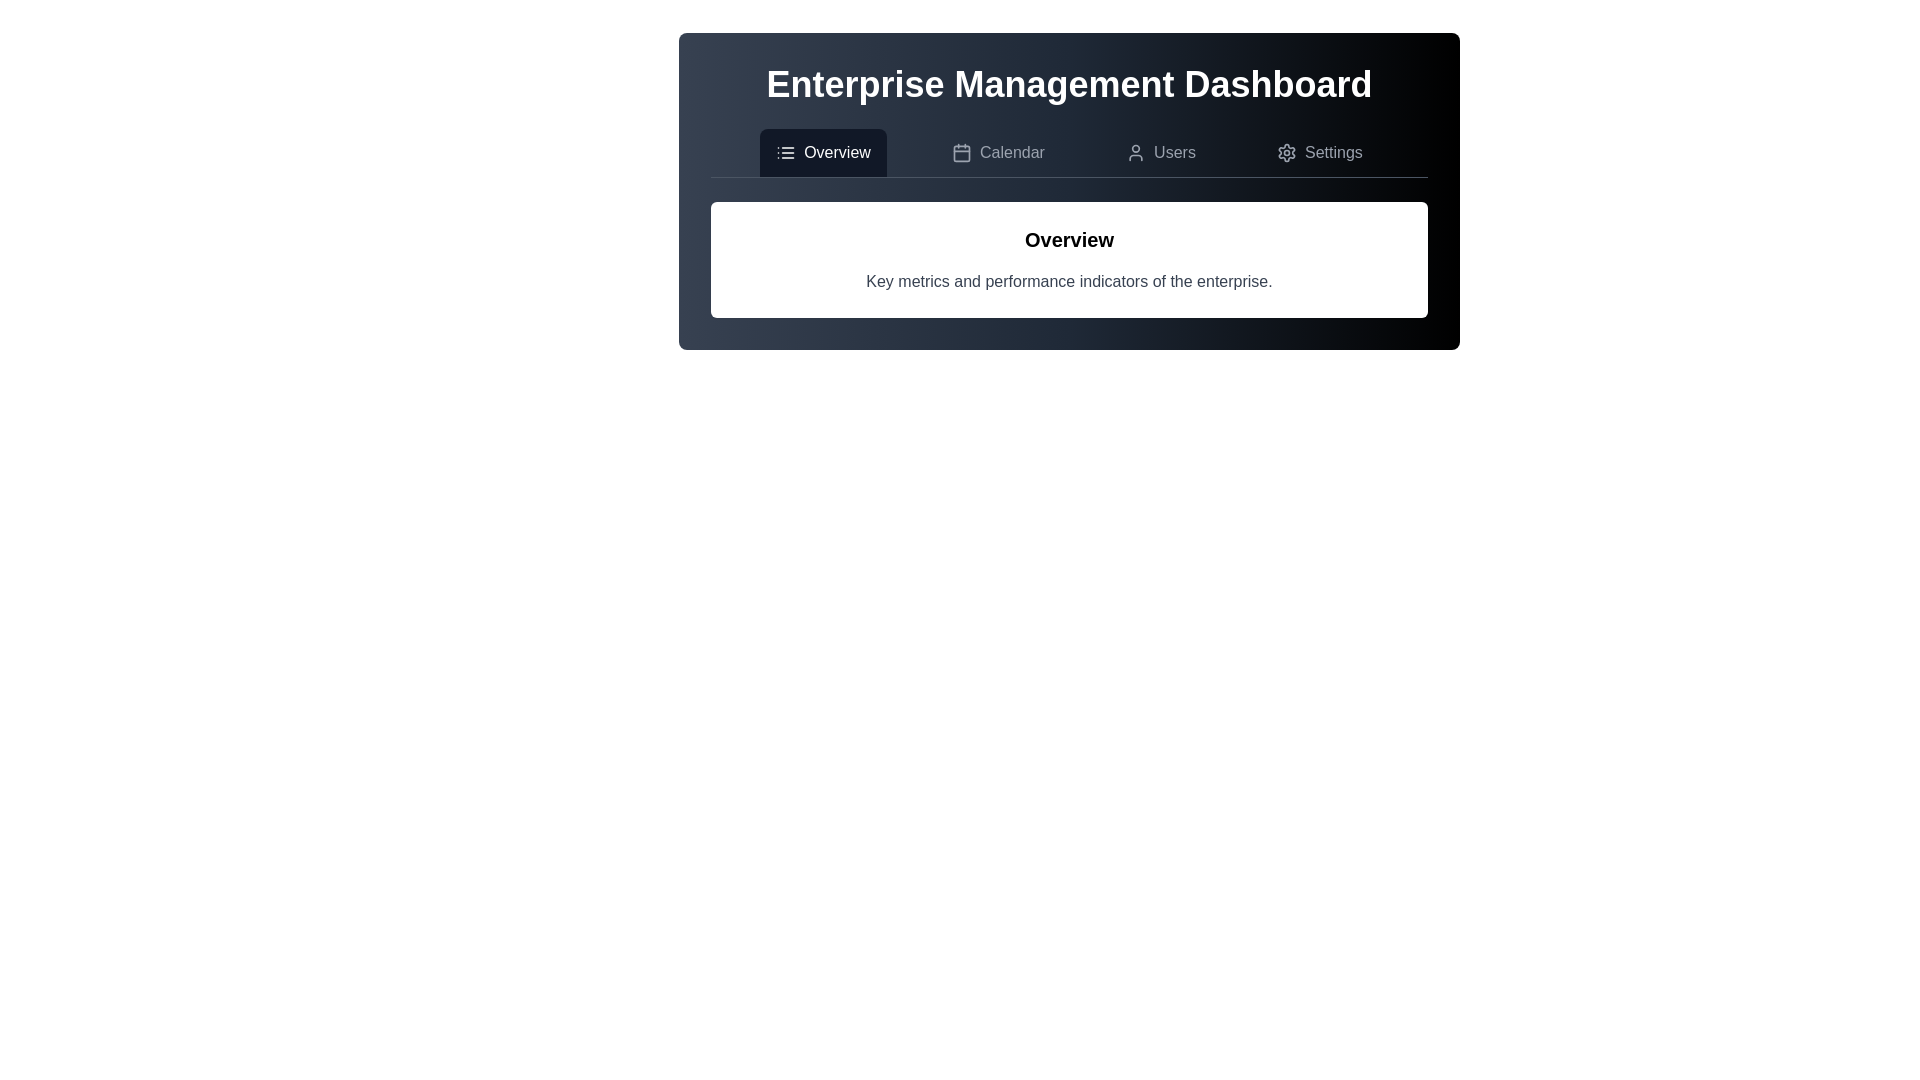  Describe the element at coordinates (1161, 152) in the screenshot. I see `the 'Users' menu option in the navigation bar` at that location.